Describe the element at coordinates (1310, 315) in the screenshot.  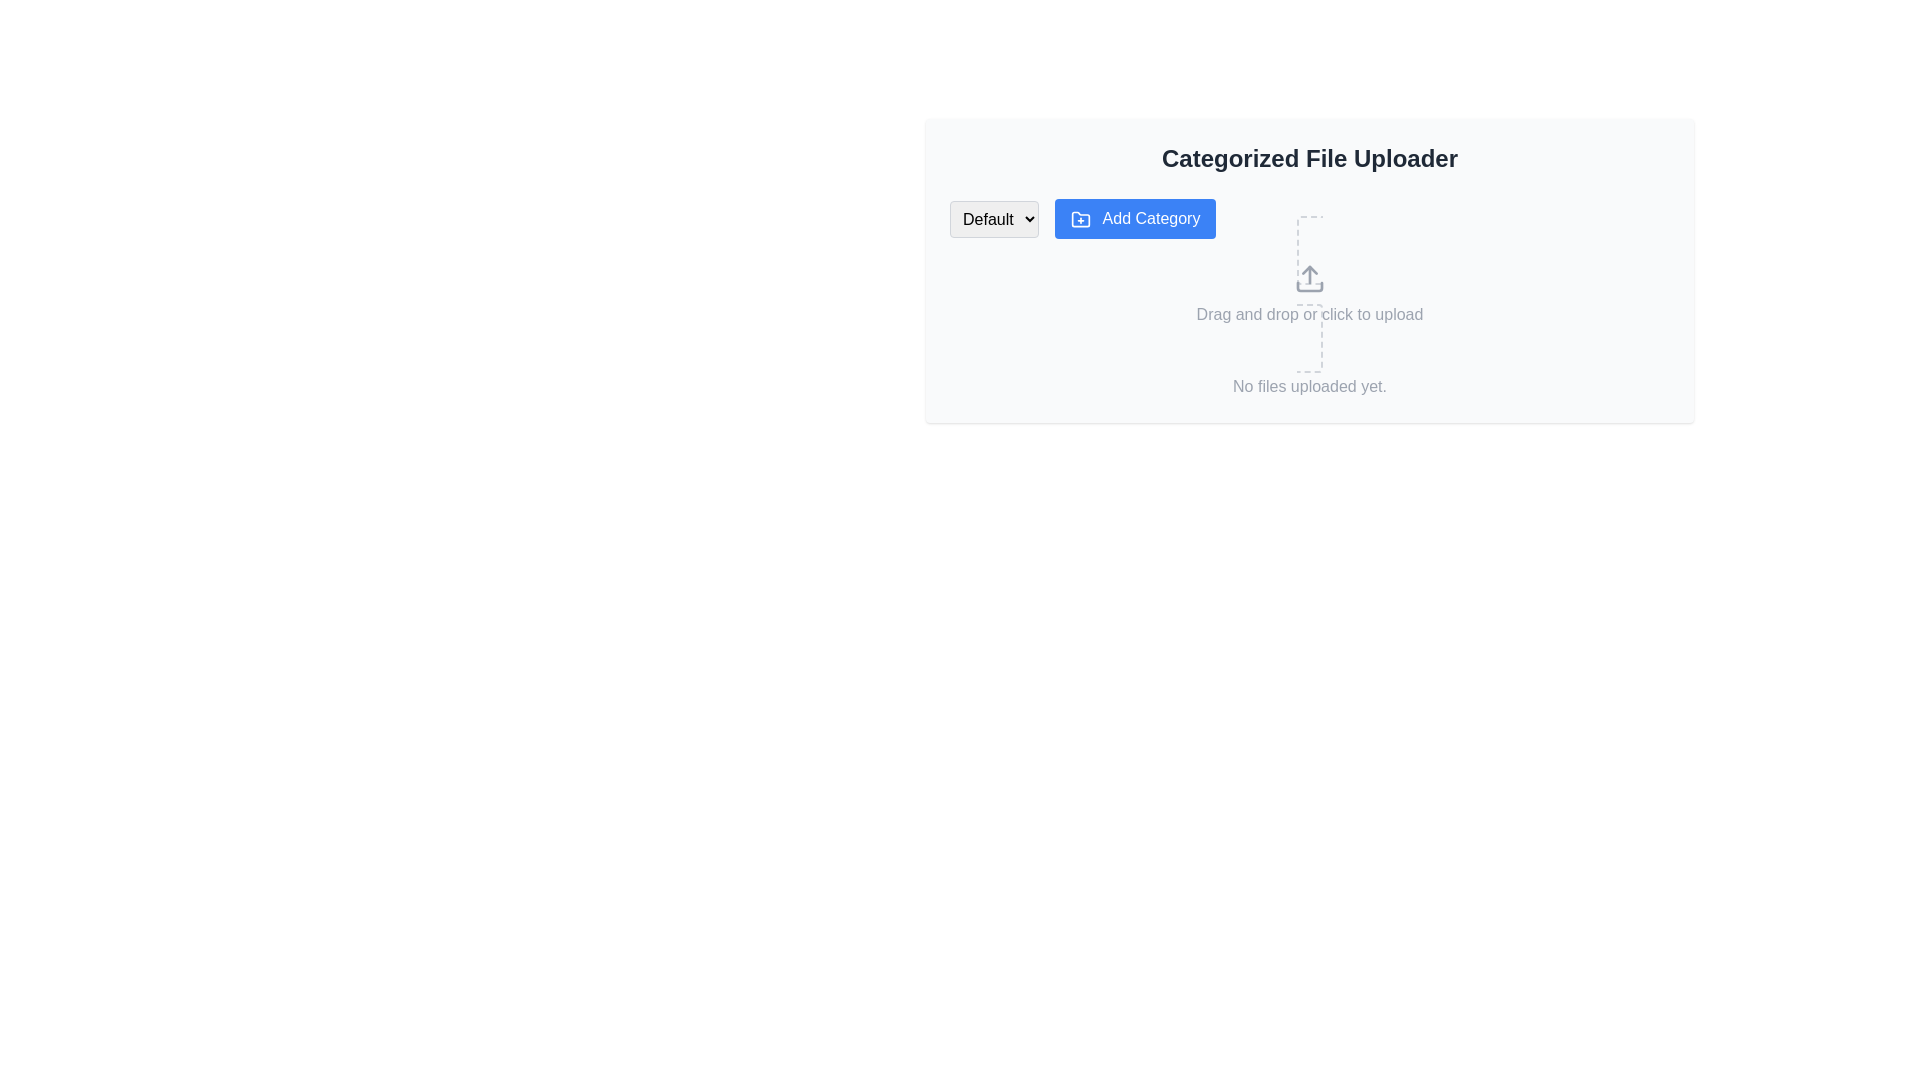
I see `the text block that provides instructions for uploading files, located within the dashed bordered rectangle at the bottom of the upload box` at that location.